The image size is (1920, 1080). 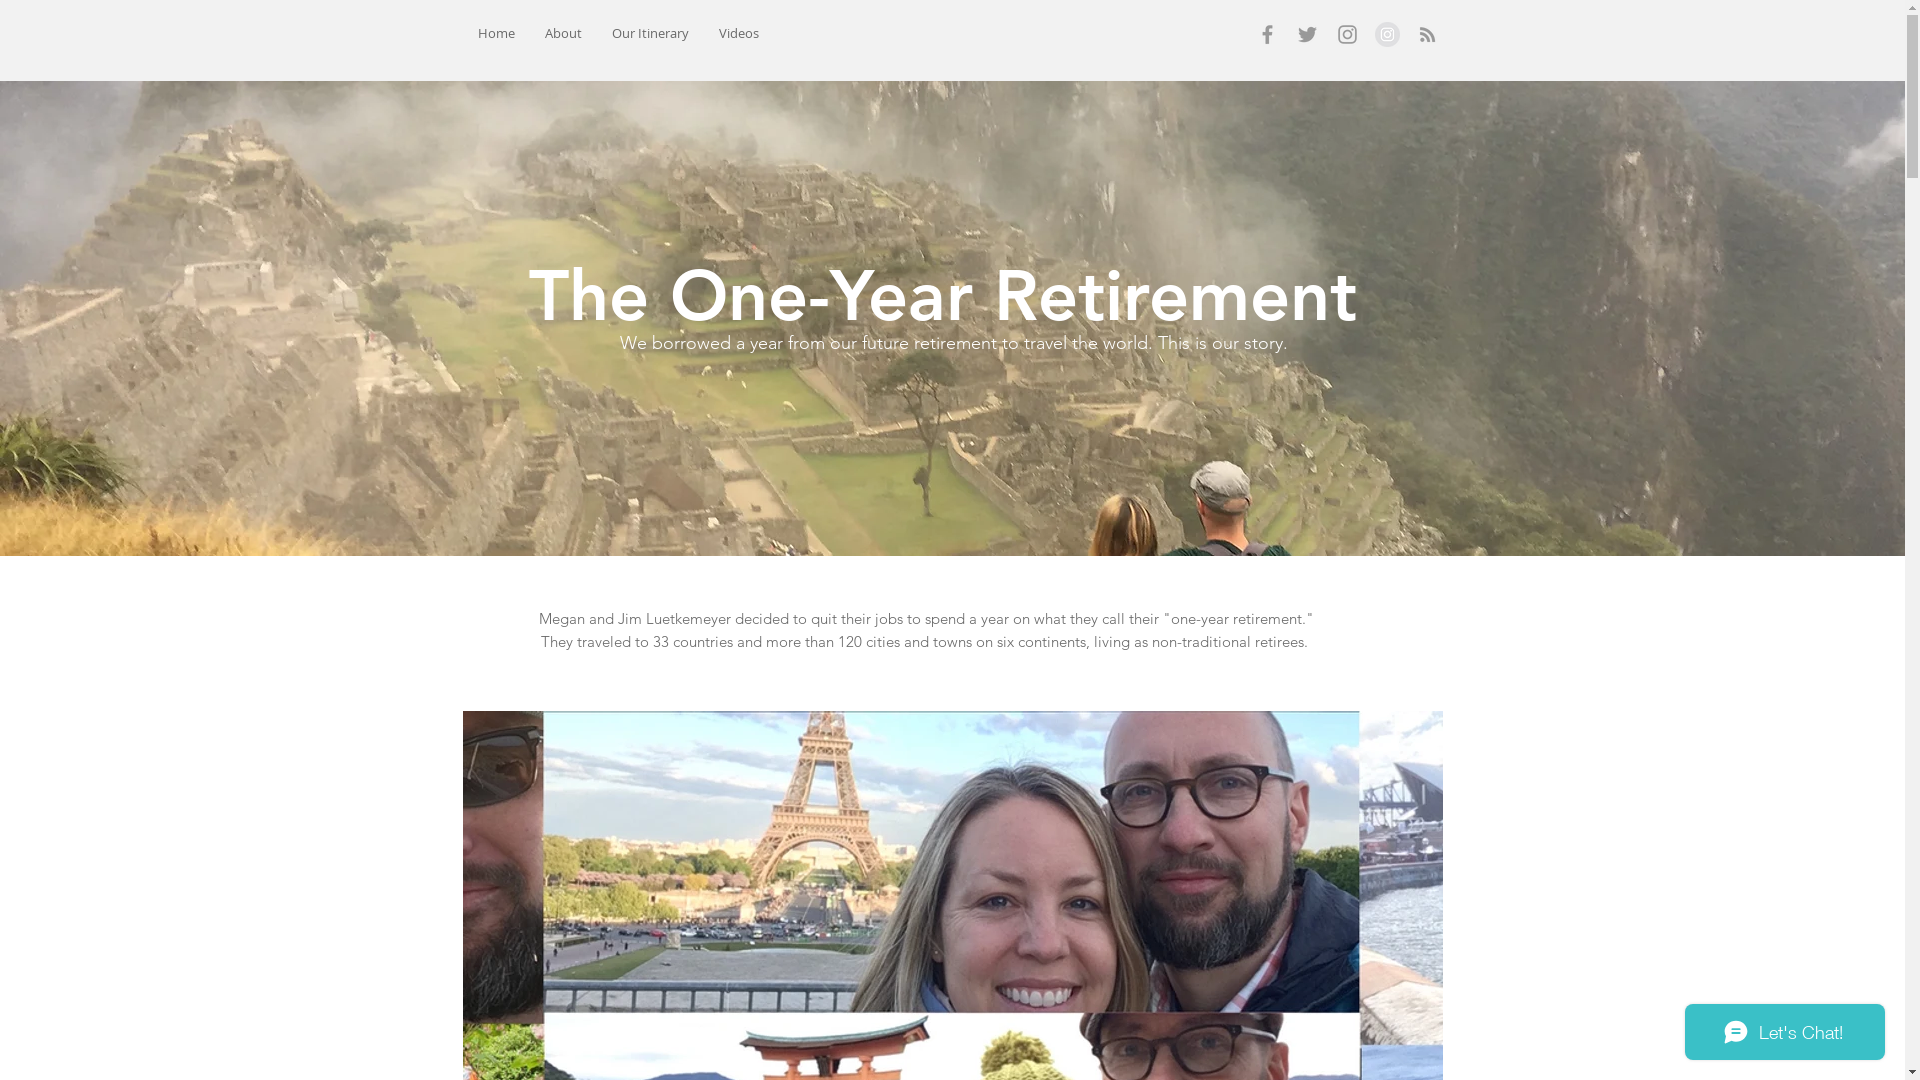 What do you see at coordinates (495, 33) in the screenshot?
I see `'Home'` at bounding box center [495, 33].